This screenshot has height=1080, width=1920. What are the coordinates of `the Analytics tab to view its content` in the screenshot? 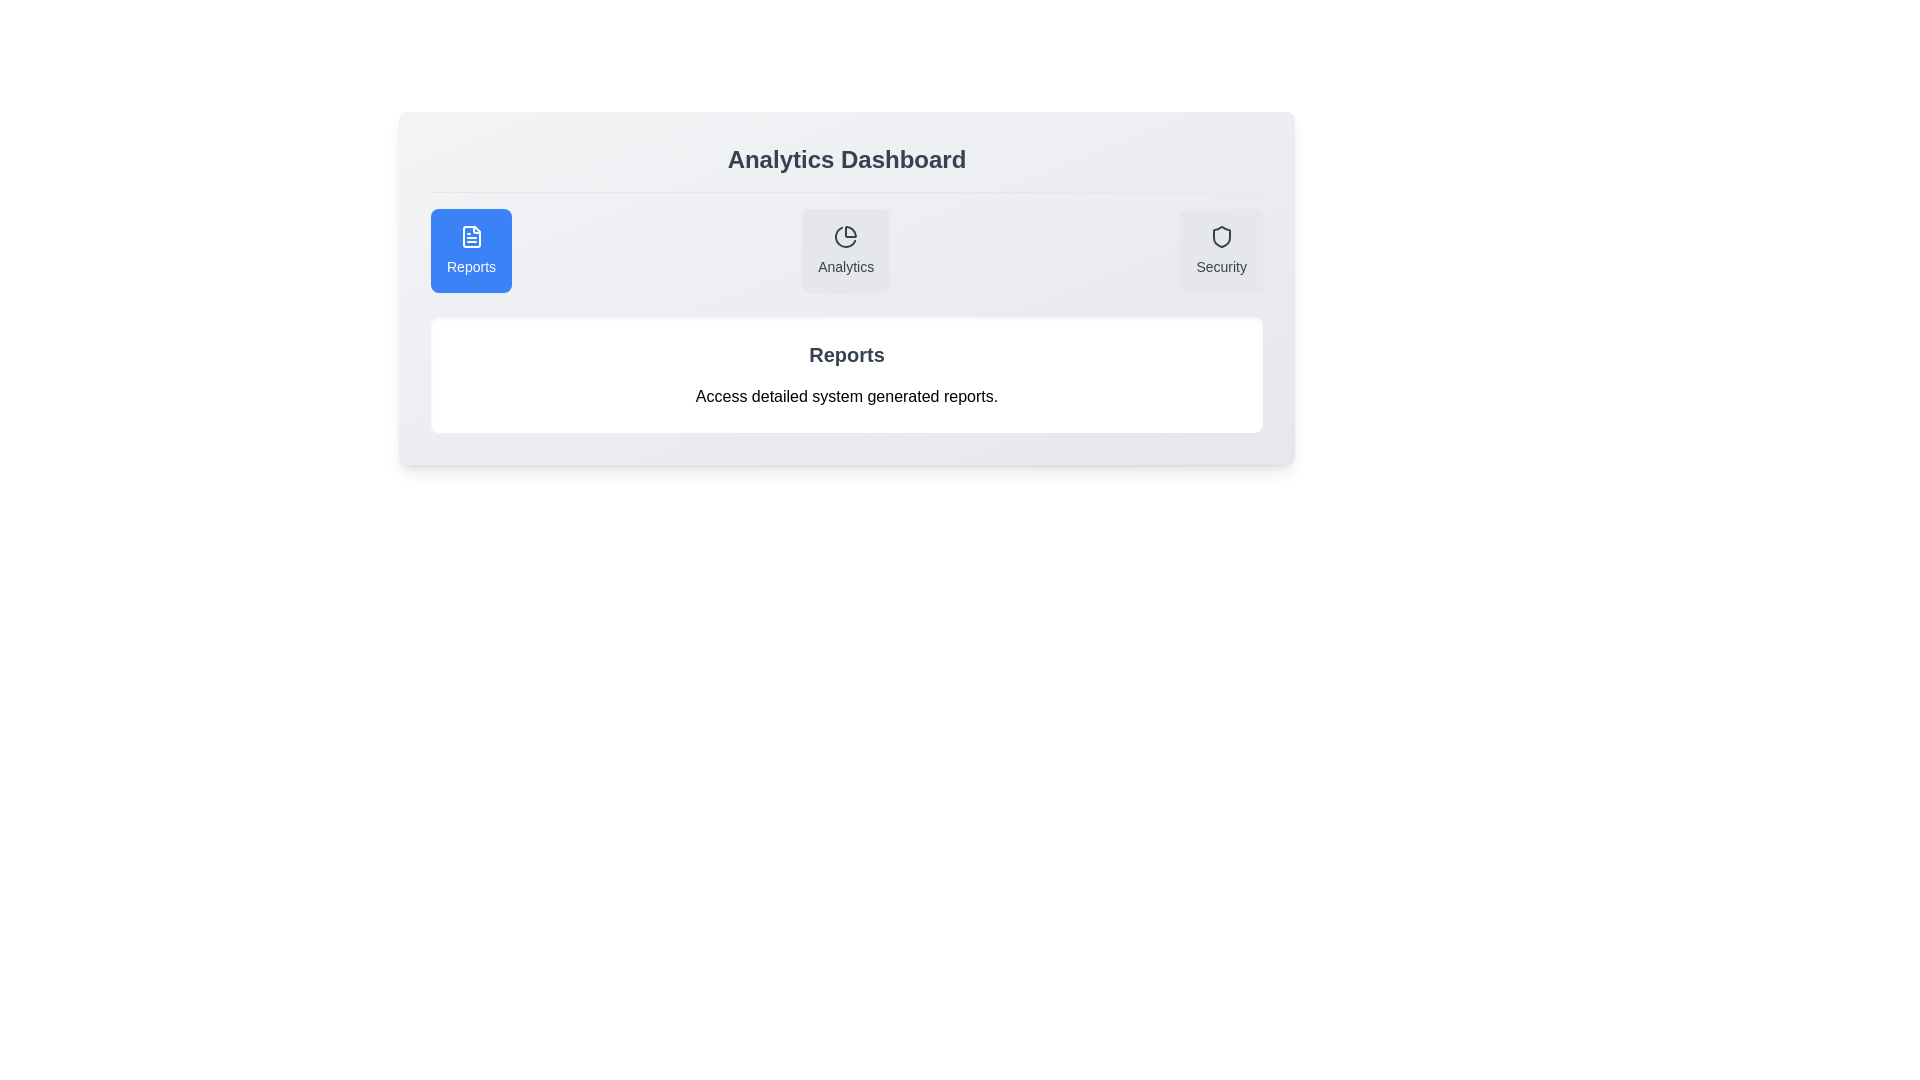 It's located at (845, 249).